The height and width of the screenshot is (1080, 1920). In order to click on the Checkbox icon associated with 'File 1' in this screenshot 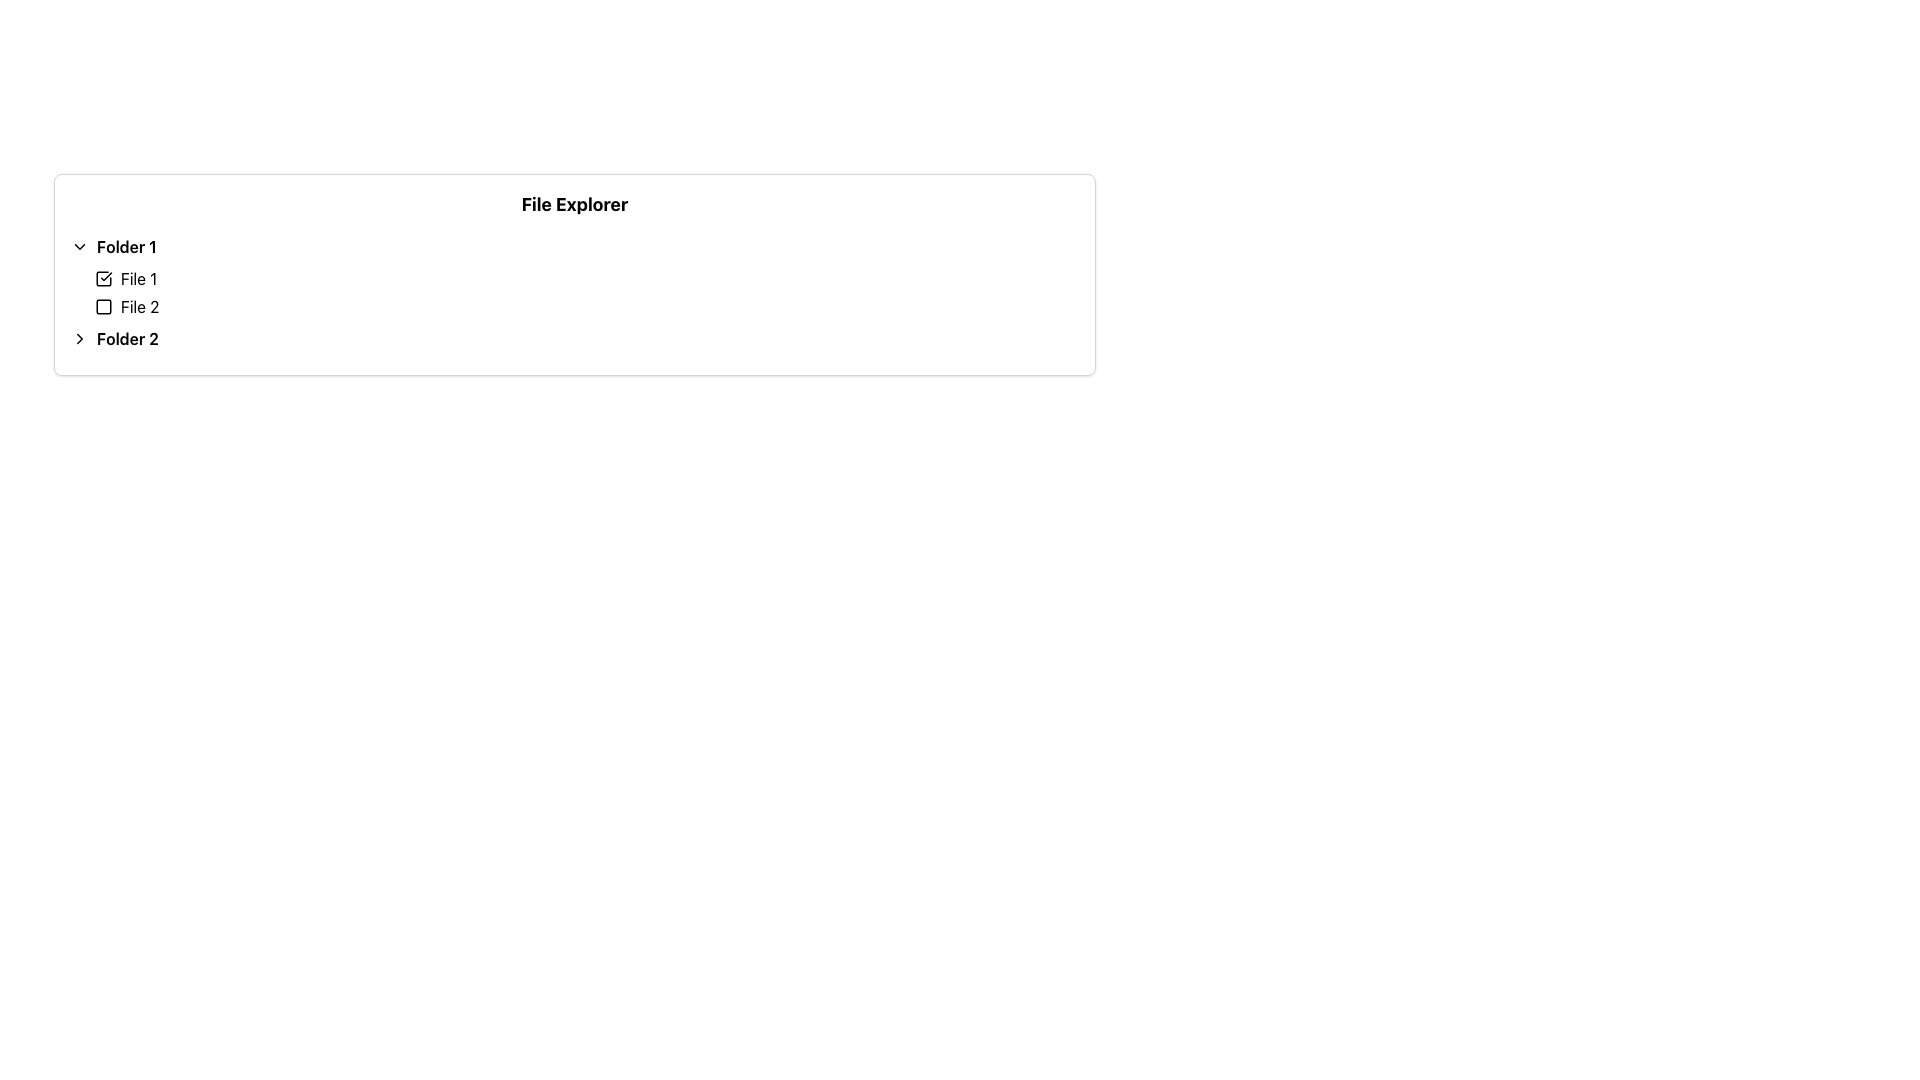, I will do `click(103, 278)`.